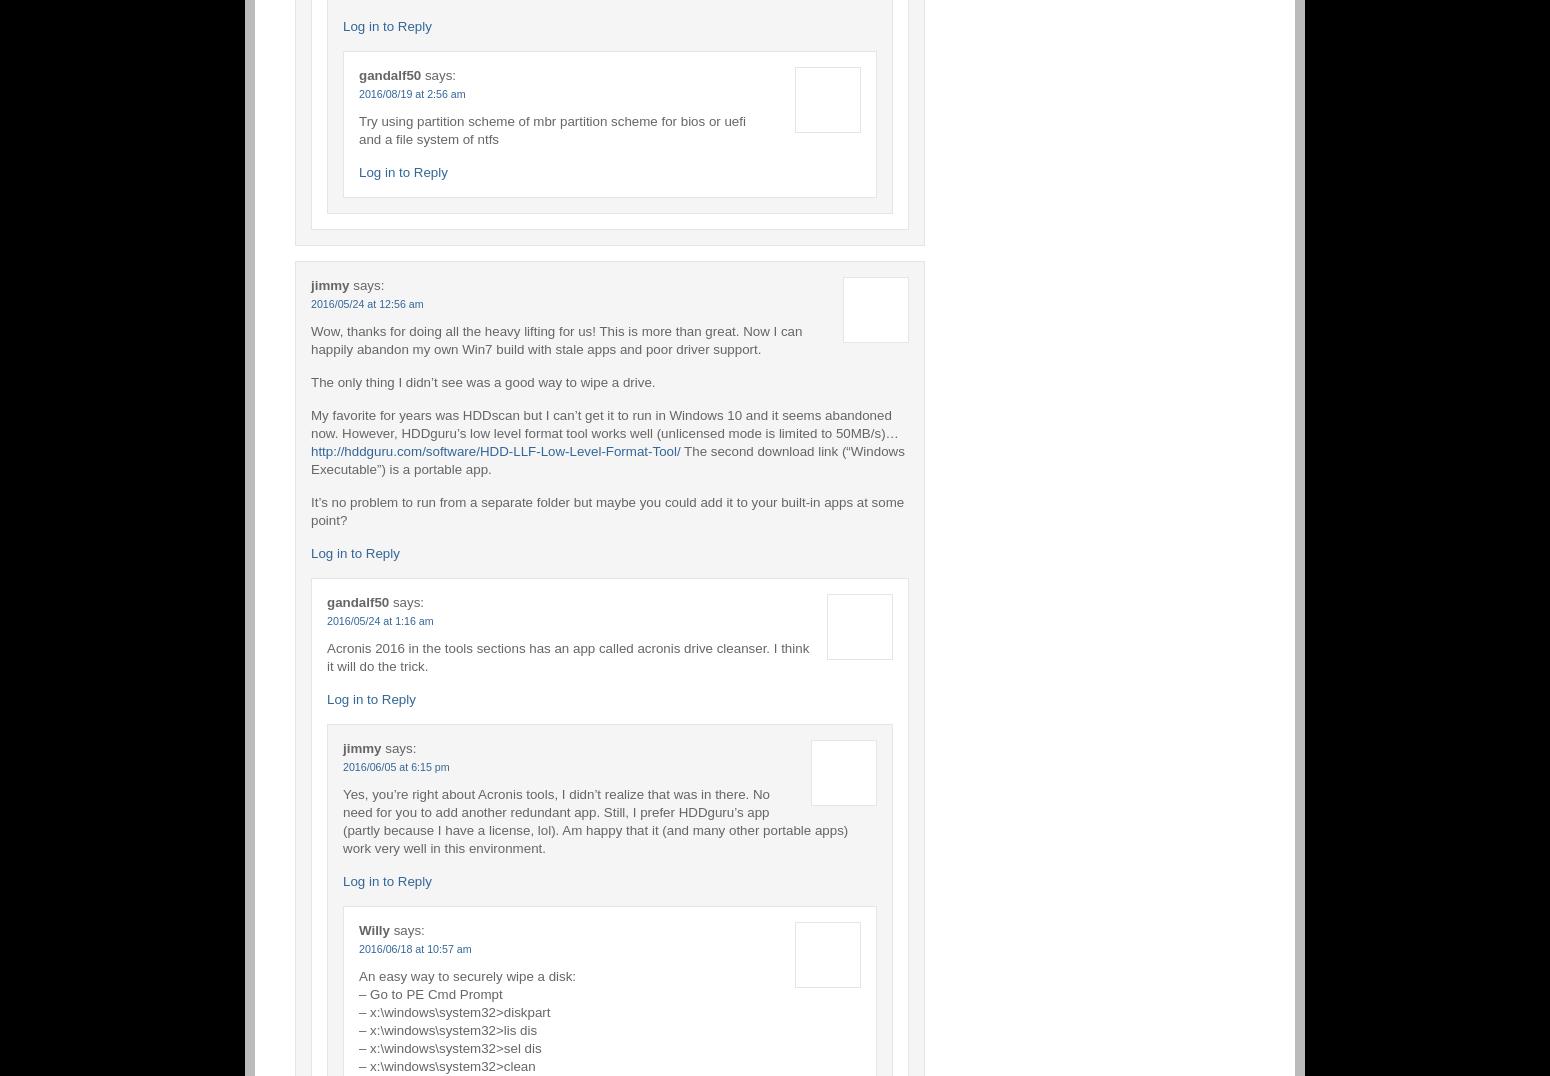  What do you see at coordinates (342, 819) in the screenshot?
I see `'Yes, you’re right about Acronis tools, I didn’t realize that was in there.  No need for you to add another redundant app.  Still, I prefer HDDguru’s app (partly because I have a license, lol).  Am happy that it (and many other portable apps) work very well in this environment.'` at bounding box center [342, 819].